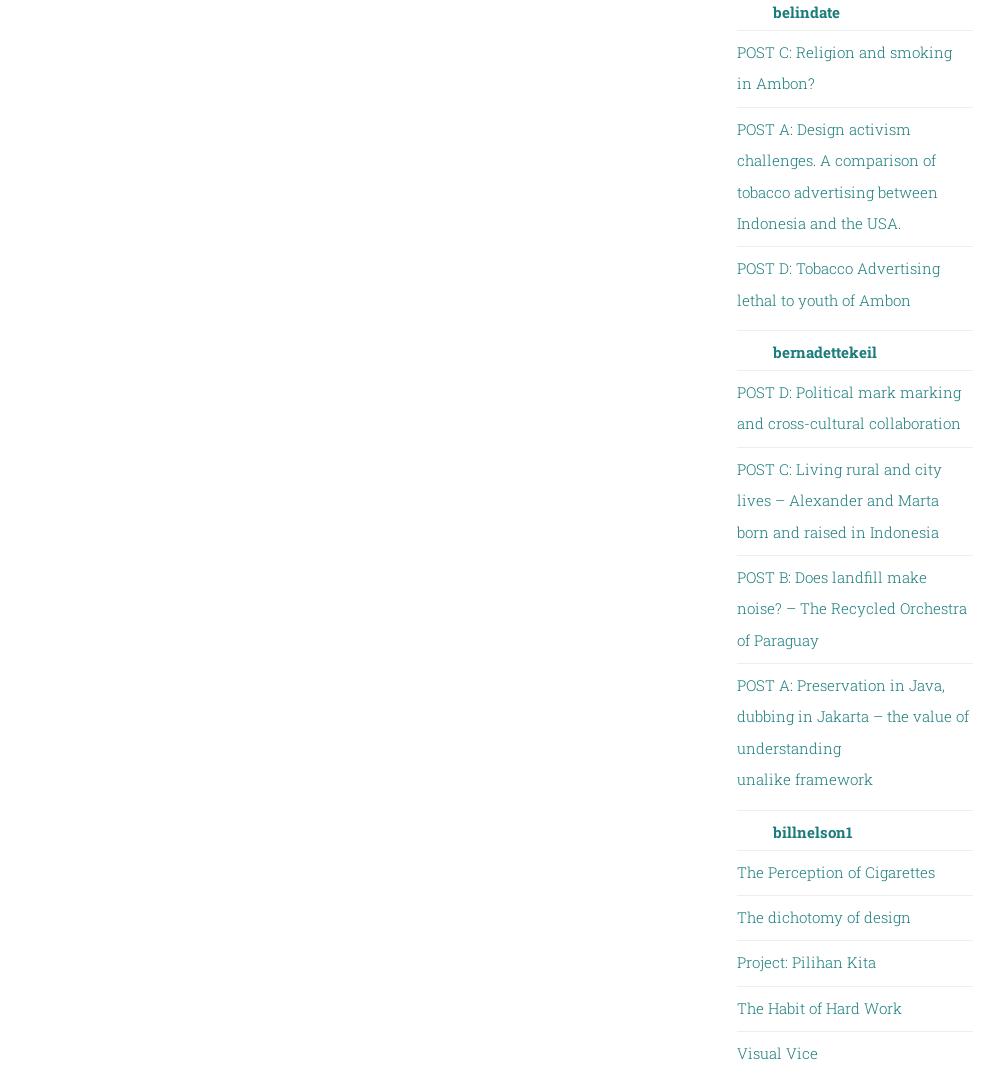  I want to click on 'POST C: Living rural and city lives – Alexander and Marta born and raised in Indonesia', so click(735, 498).